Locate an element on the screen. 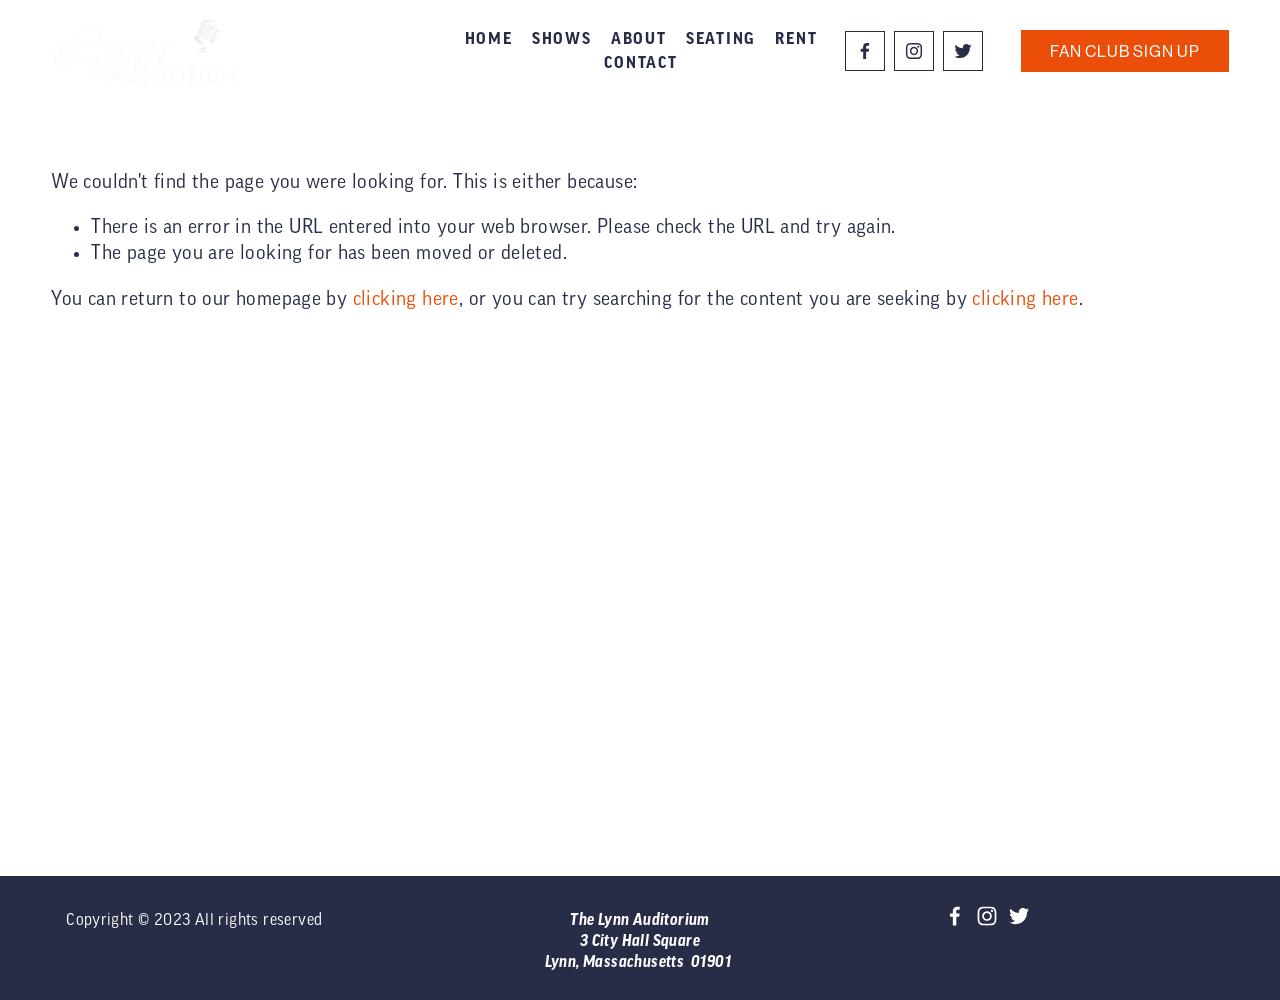 Image resolution: width=1280 pixels, height=1000 pixels. 'There is an error in the URL entered into your web browser. Please check the URL and try again.' is located at coordinates (493, 226).